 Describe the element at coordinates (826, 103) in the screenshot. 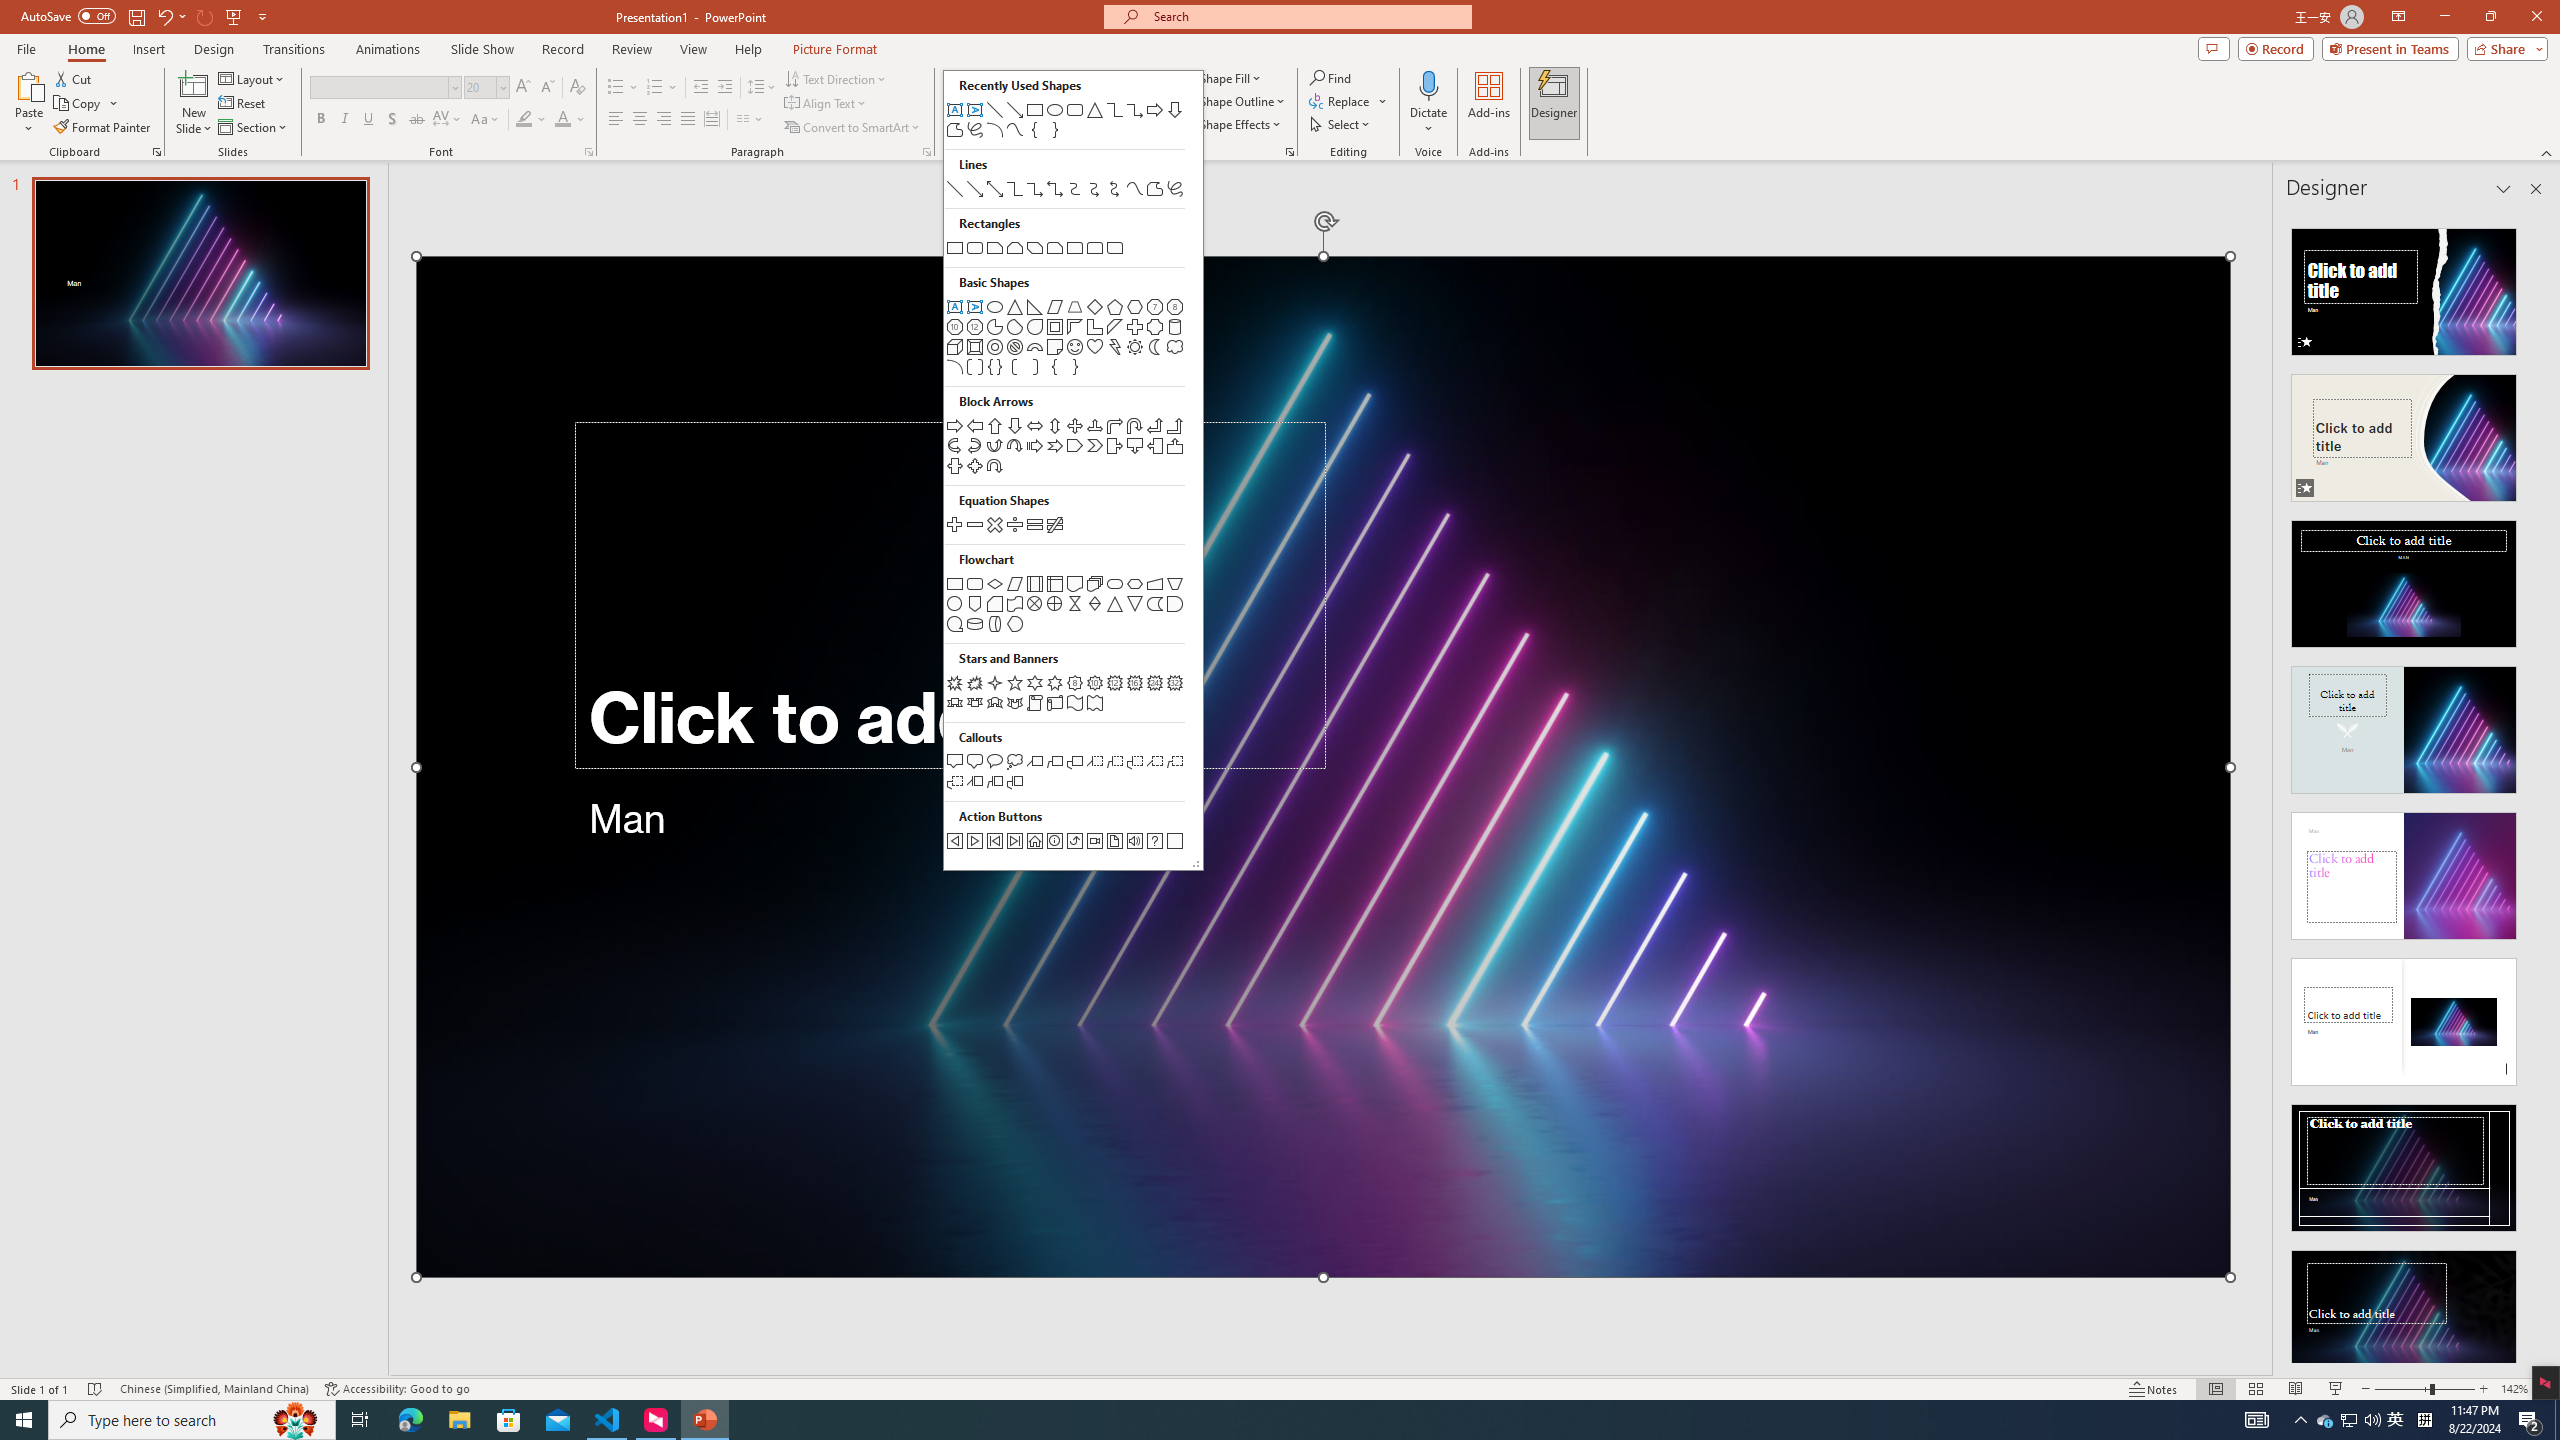

I see `'Align Text'` at that location.